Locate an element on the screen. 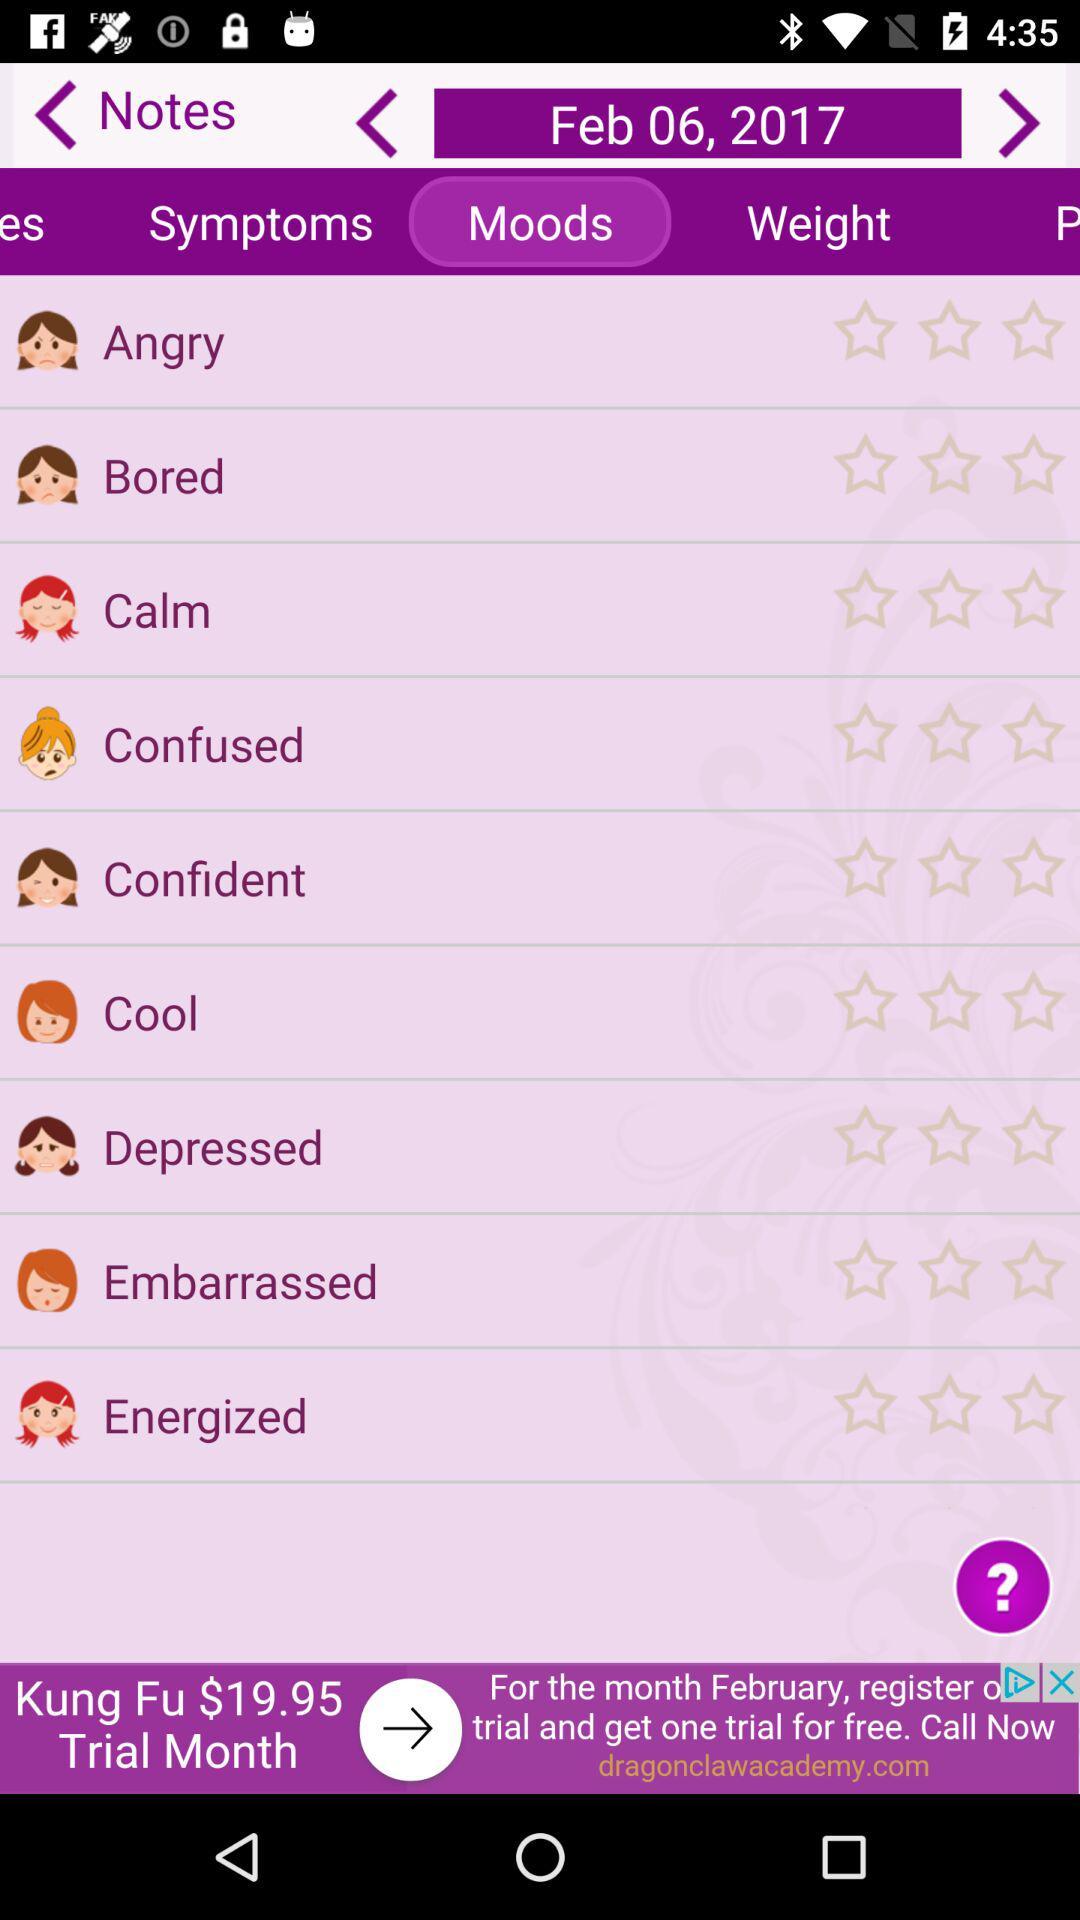  the text which is above the text confused is located at coordinates (455, 608).